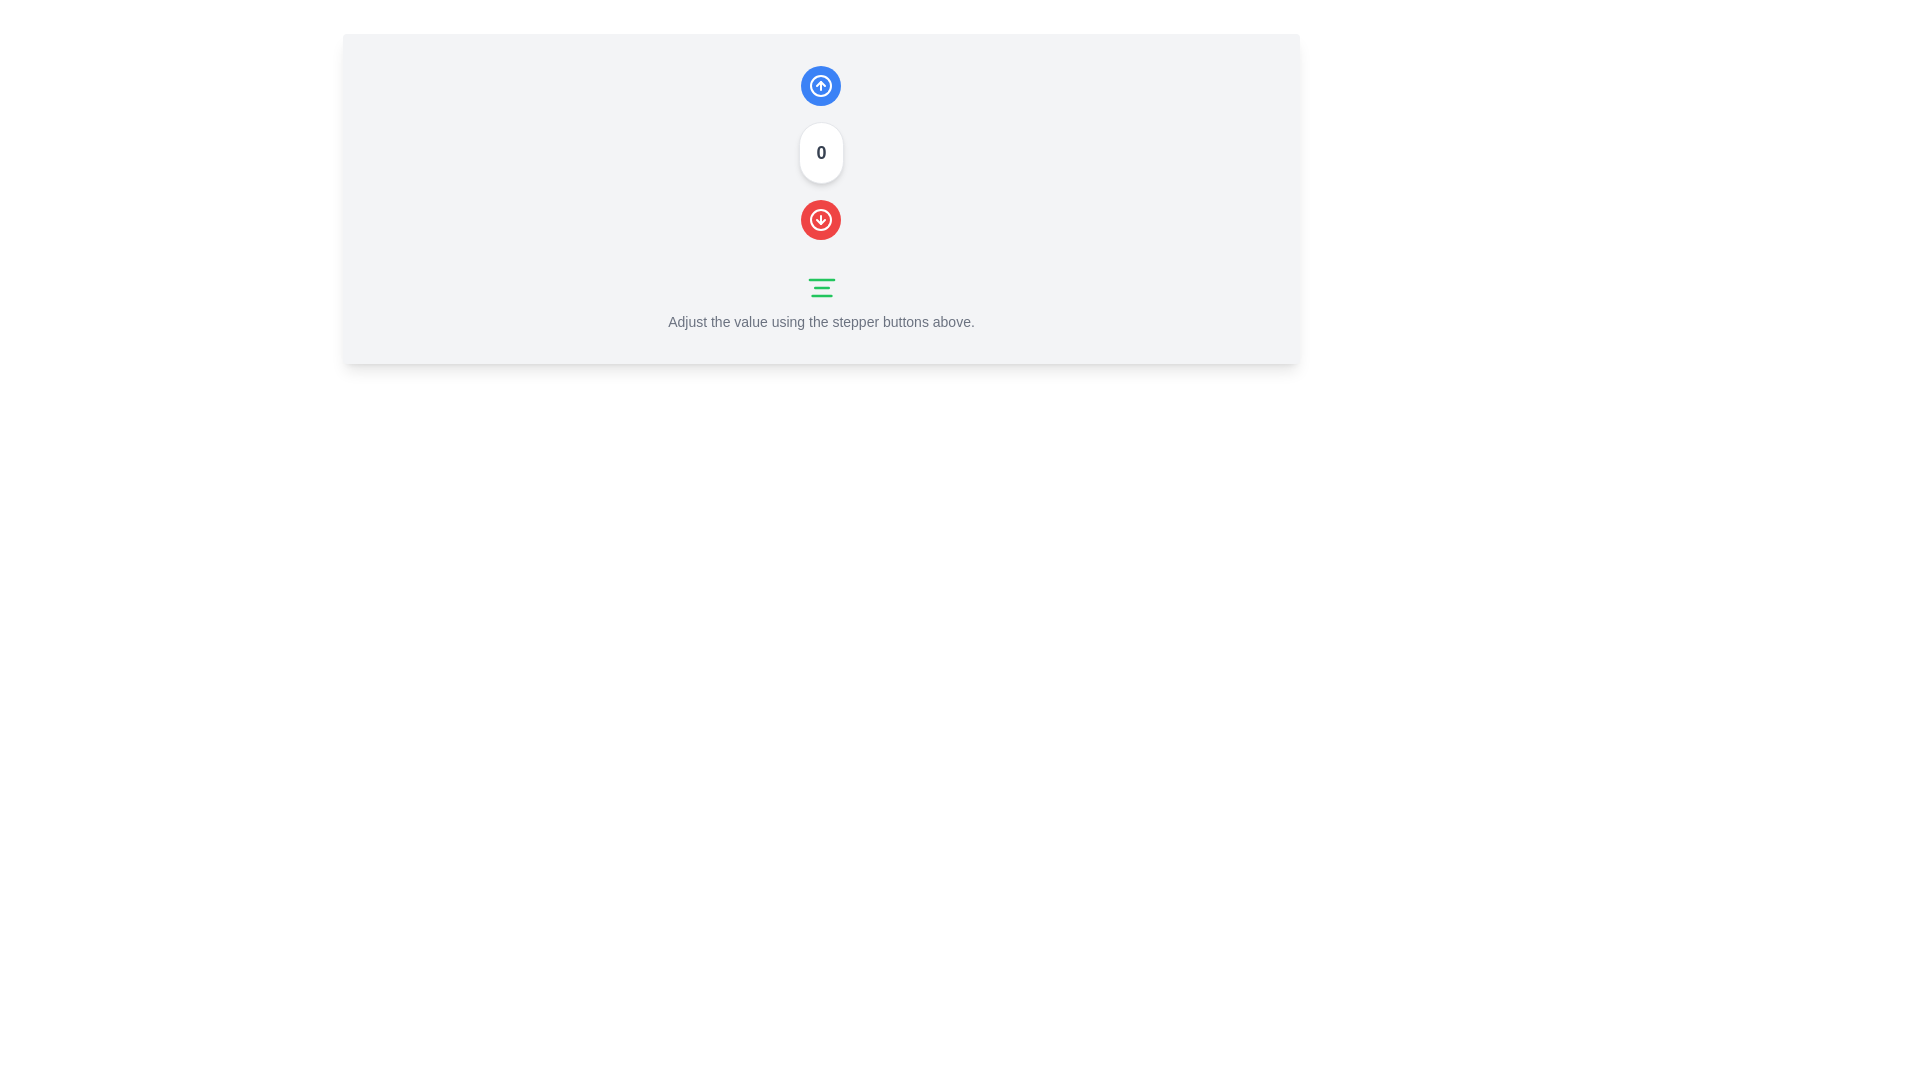 The height and width of the screenshot is (1080, 1920). What do you see at coordinates (821, 84) in the screenshot?
I see `the circular blue button with white text and an upwards arrow icon to increment a value` at bounding box center [821, 84].